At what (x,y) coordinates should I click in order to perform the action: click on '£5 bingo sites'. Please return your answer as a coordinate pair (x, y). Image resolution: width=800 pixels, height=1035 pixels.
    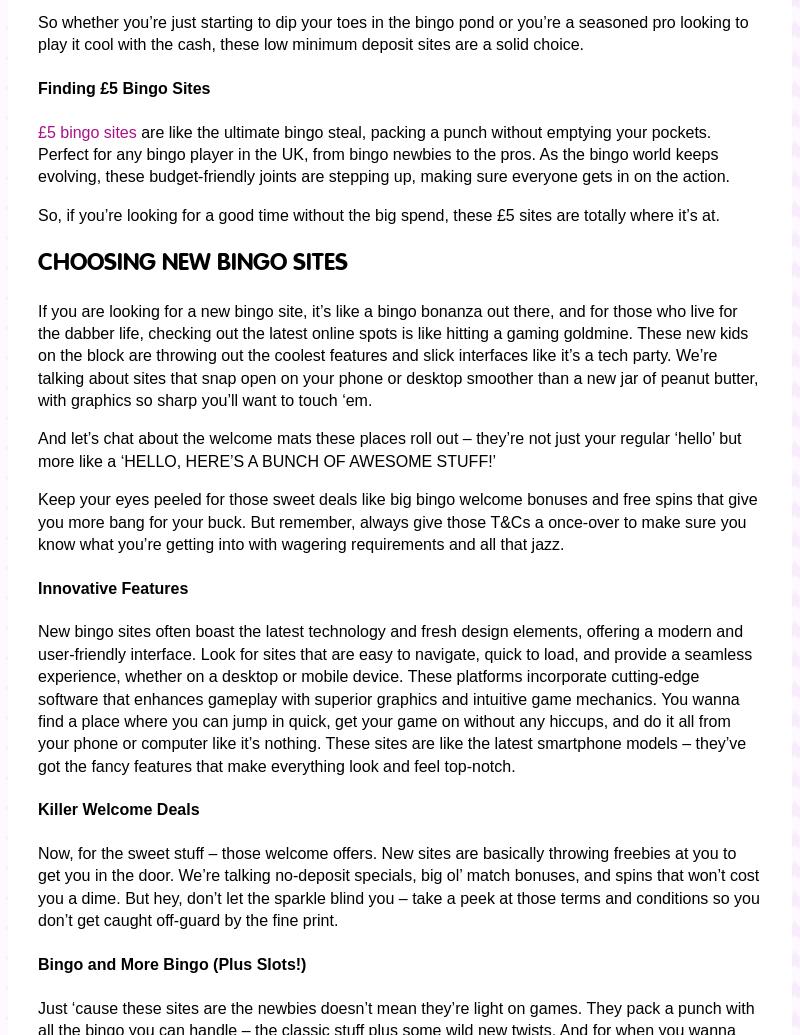
    Looking at the image, I should click on (87, 131).